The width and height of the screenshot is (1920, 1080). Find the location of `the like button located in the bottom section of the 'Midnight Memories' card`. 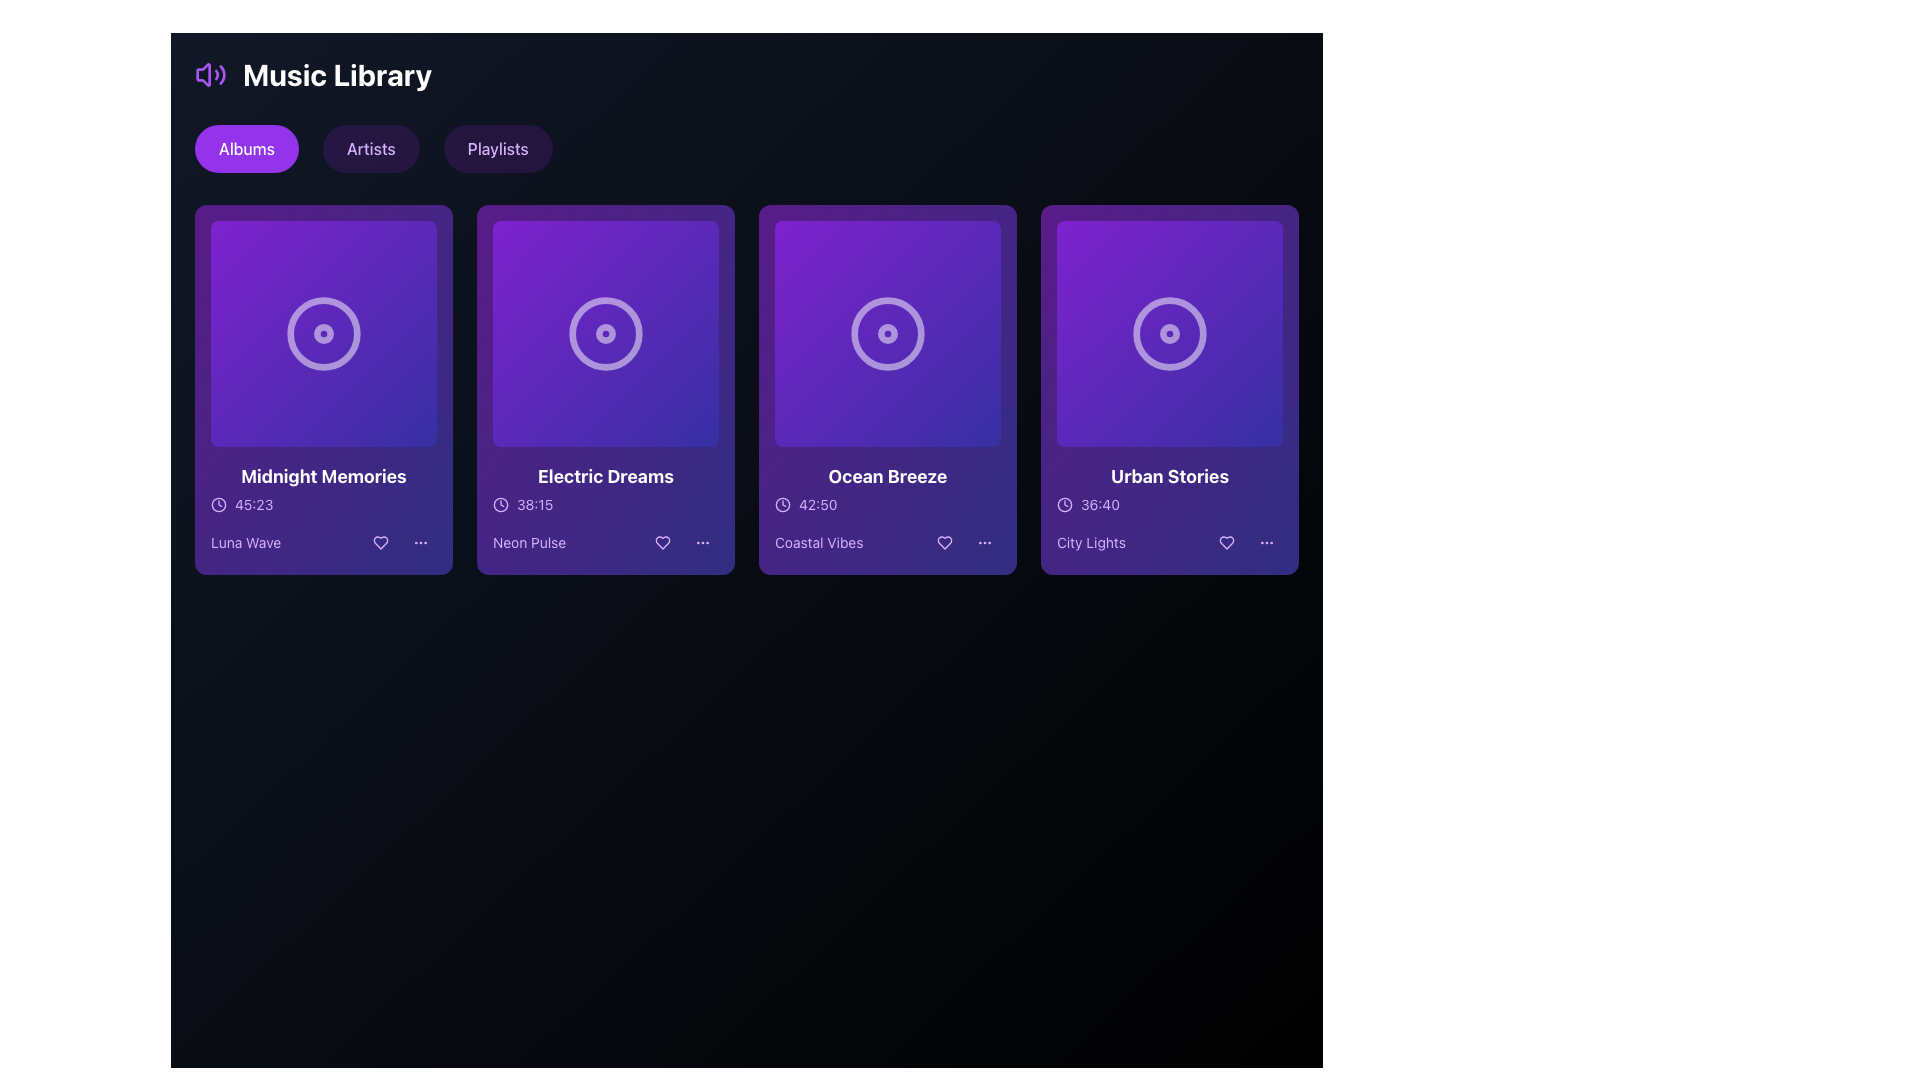

the like button located in the bottom section of the 'Midnight Memories' card is located at coordinates (380, 543).